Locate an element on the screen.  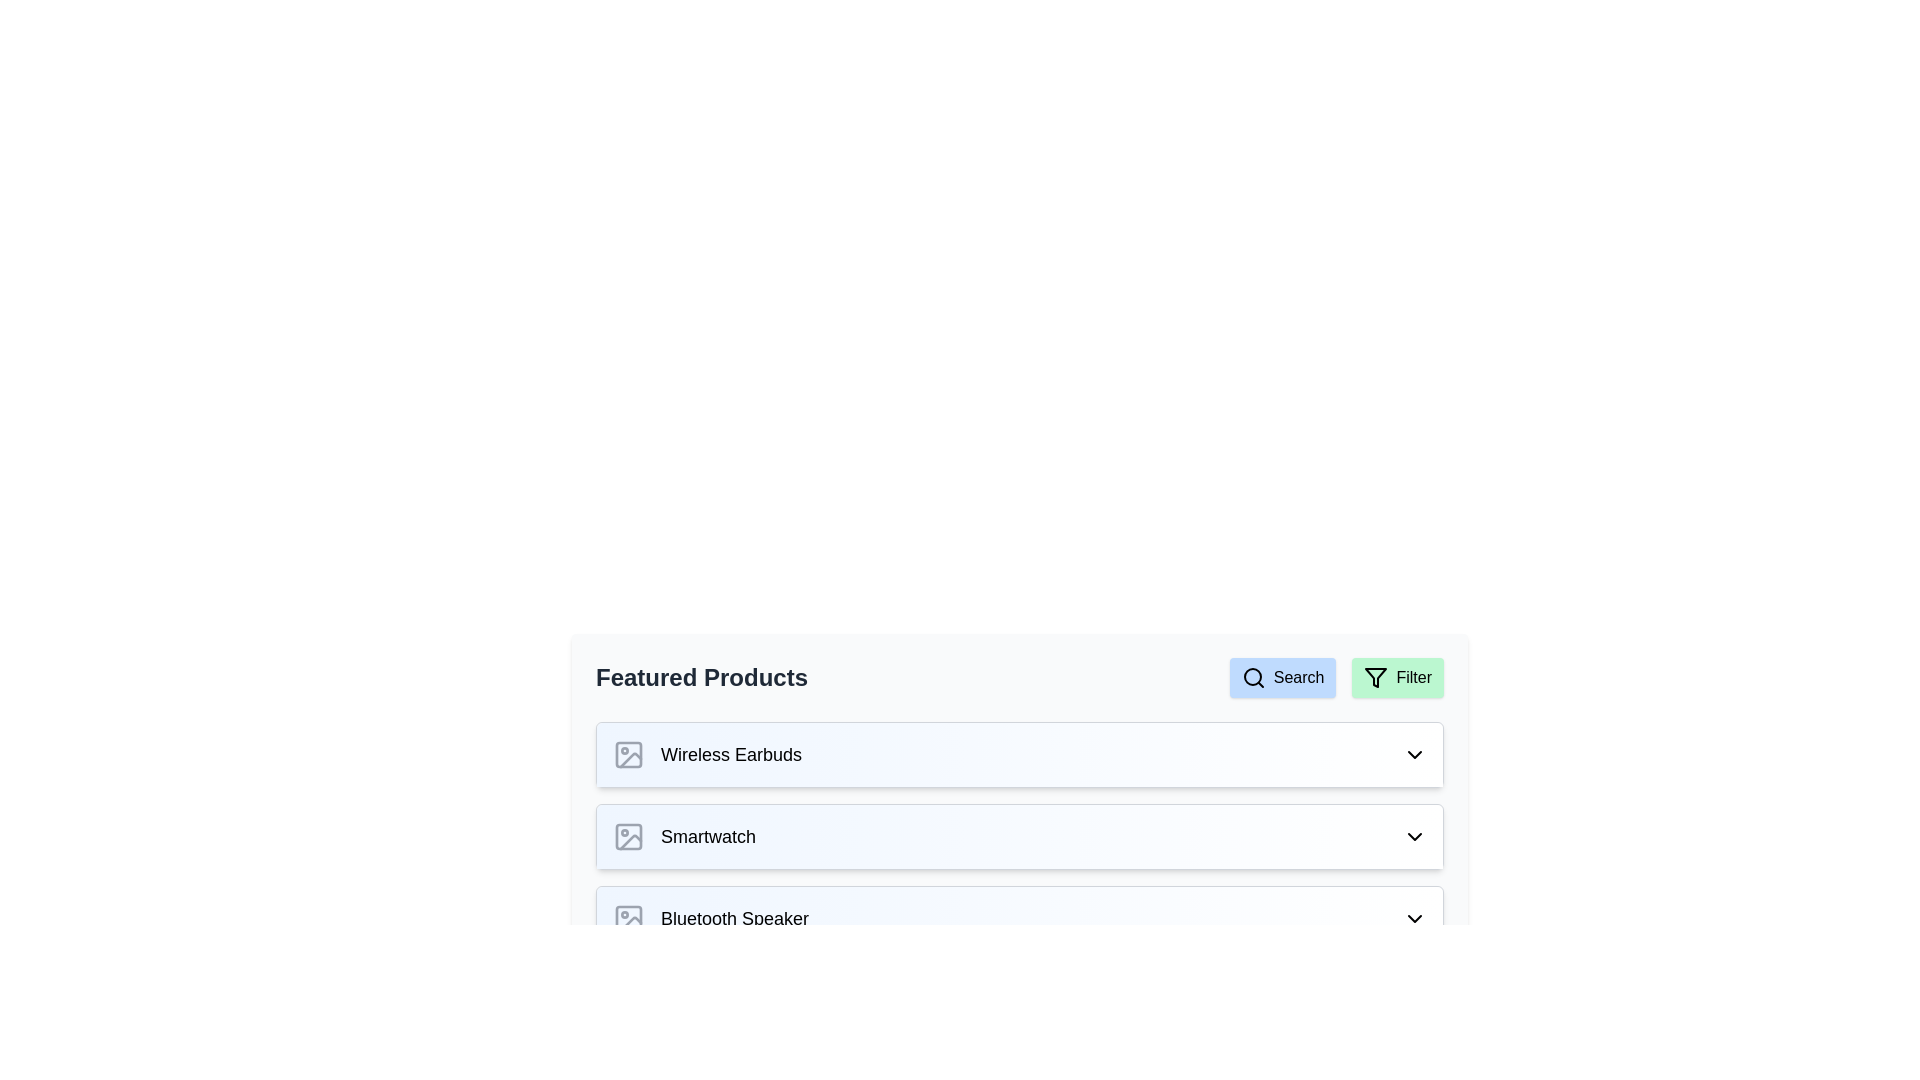
the rounded rectangle graphical SVG shape element that serves as a background for the 'Smartwatch' product in the SVG icon is located at coordinates (627, 837).